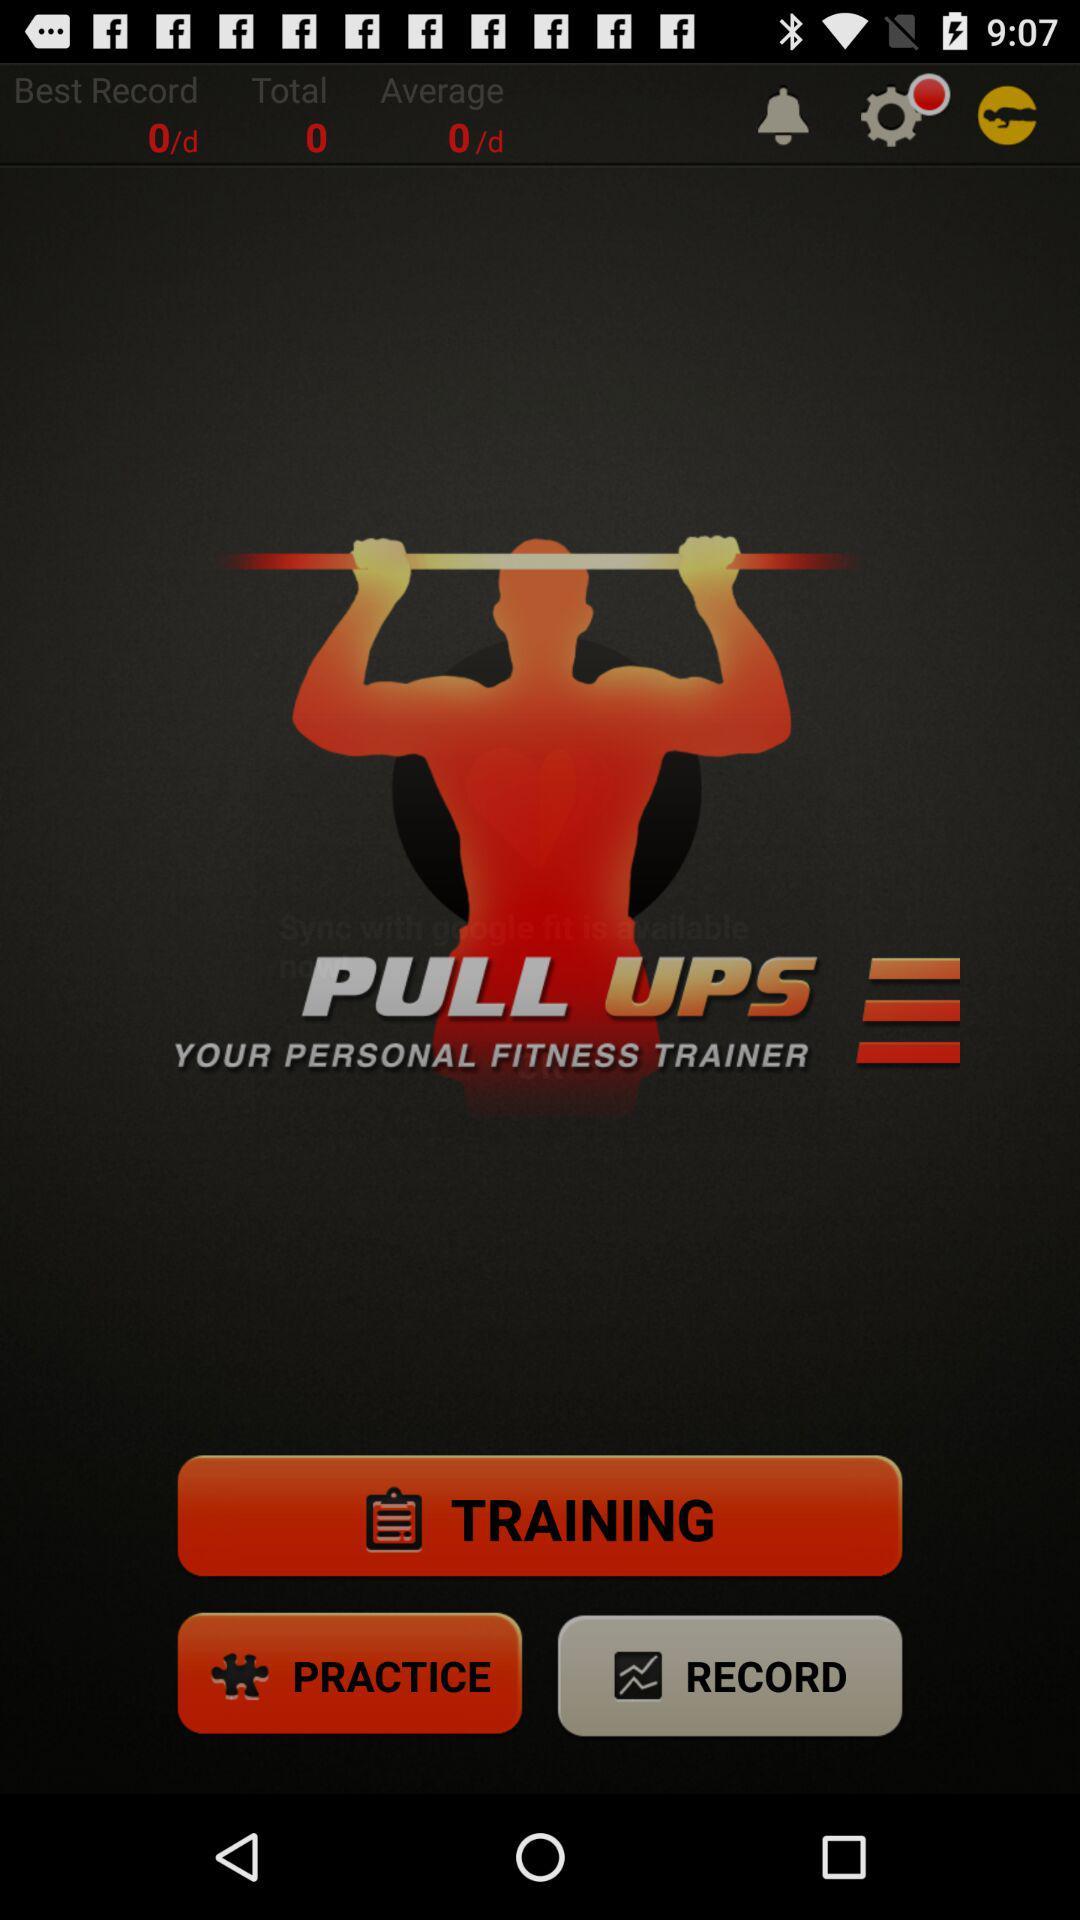  Describe the element at coordinates (782, 114) in the screenshot. I see `notifications` at that location.